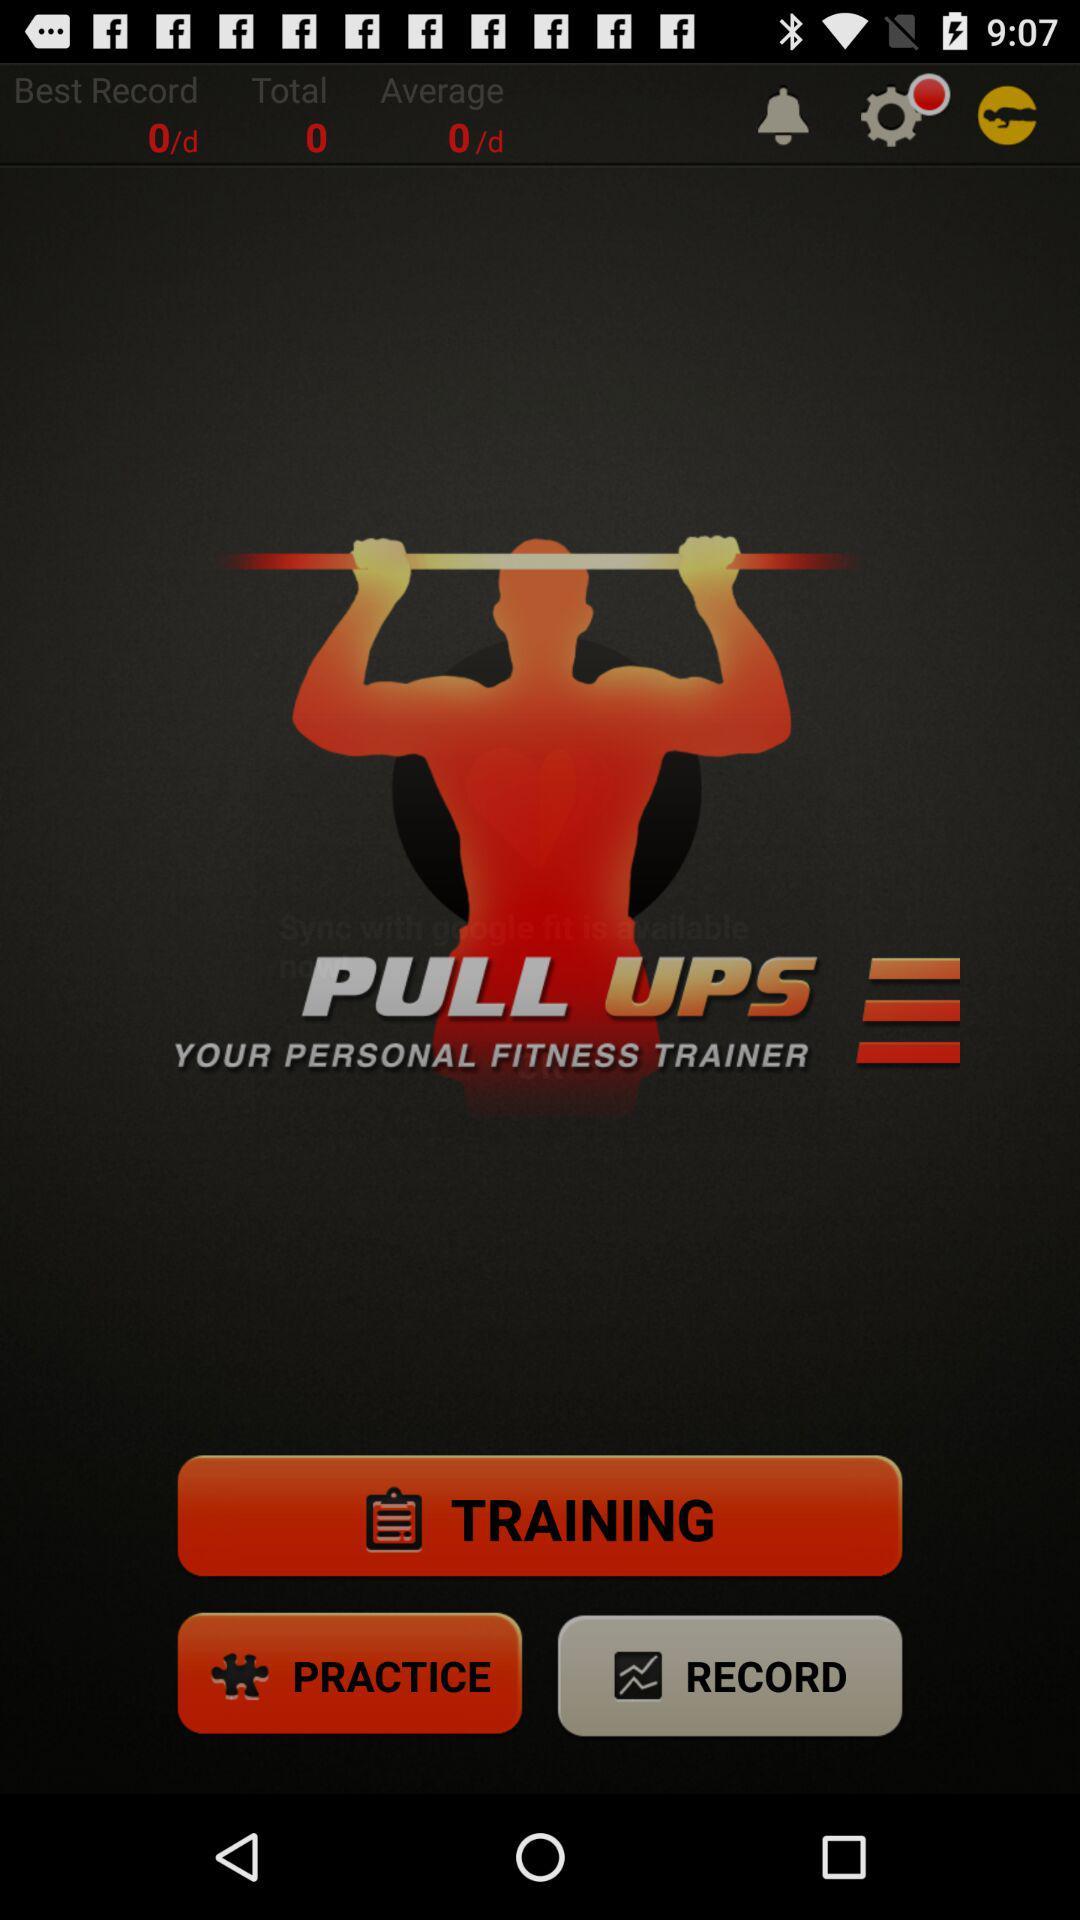  Describe the element at coordinates (782, 114) in the screenshot. I see `notifications` at that location.